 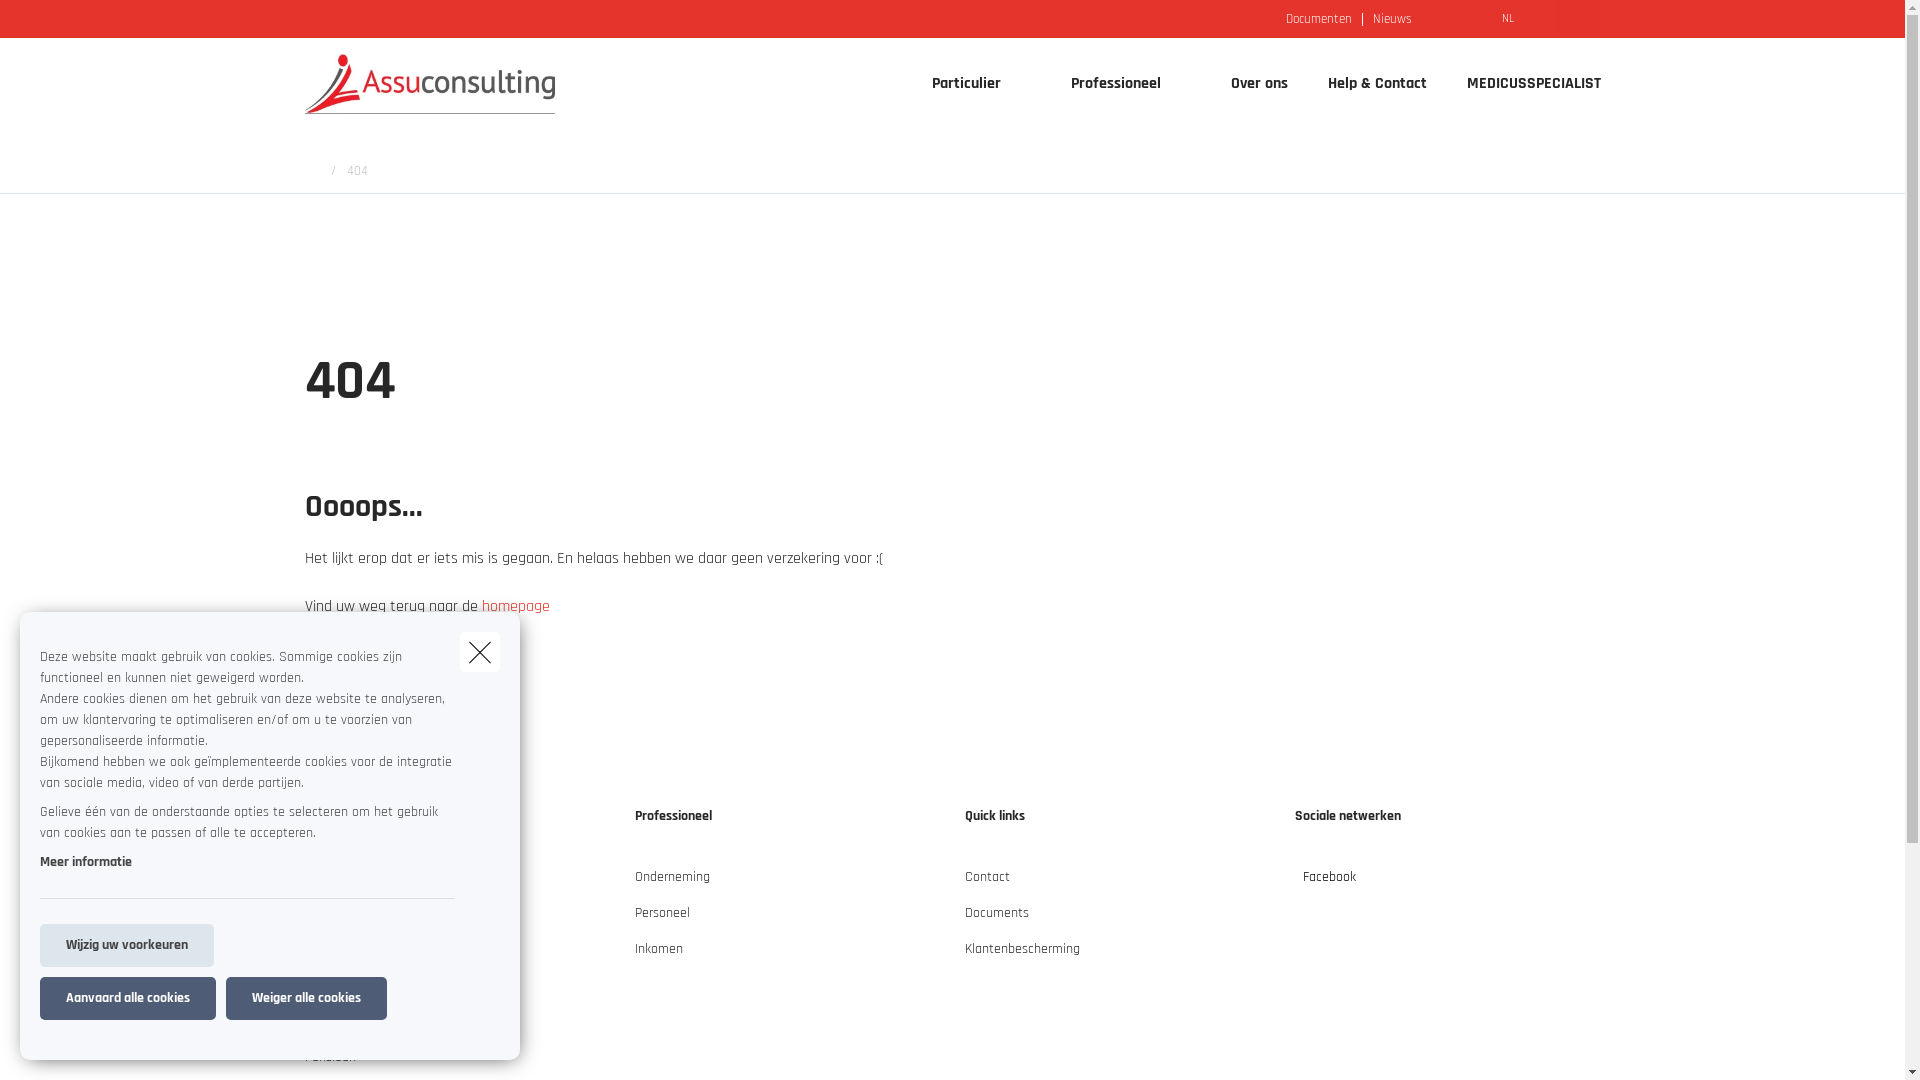 I want to click on 'Personeel', so click(x=661, y=921).